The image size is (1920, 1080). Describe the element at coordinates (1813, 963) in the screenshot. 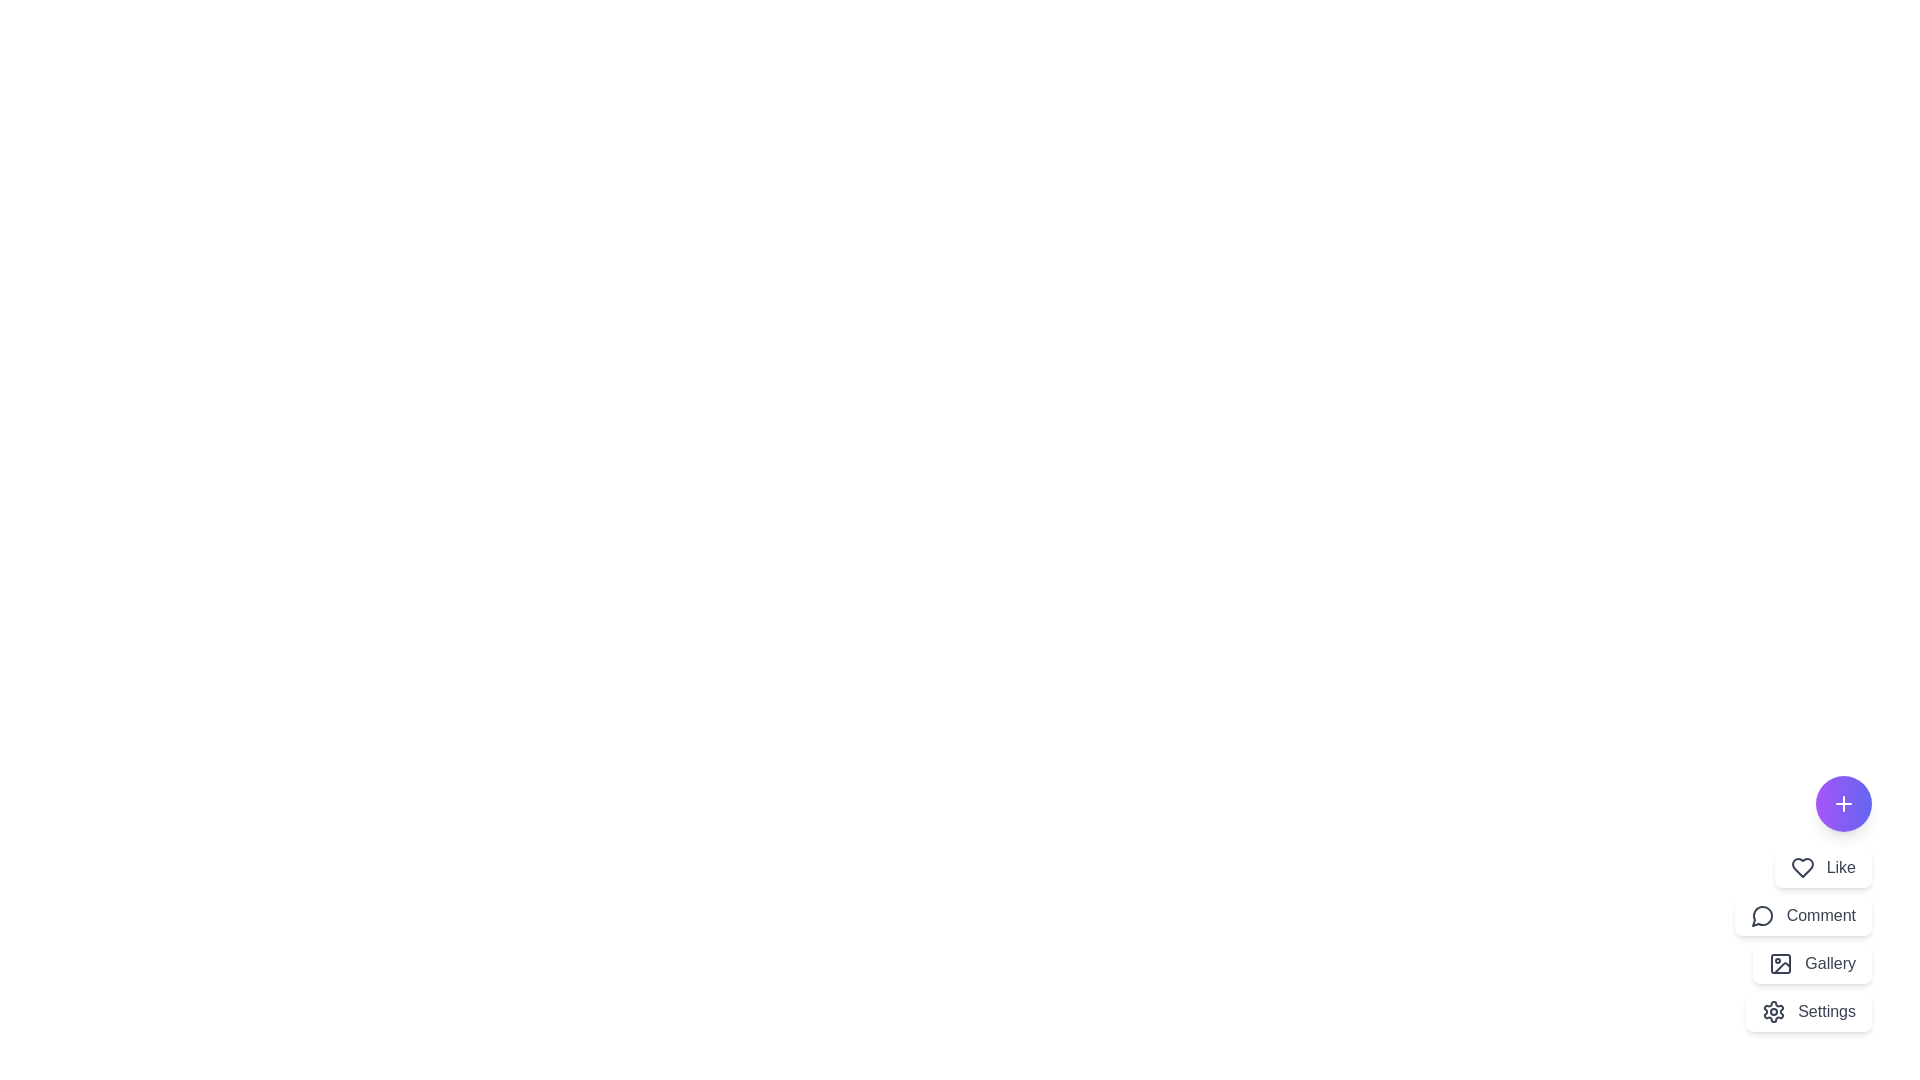

I see `the menu option Gallery to observe the visual feedback` at that location.